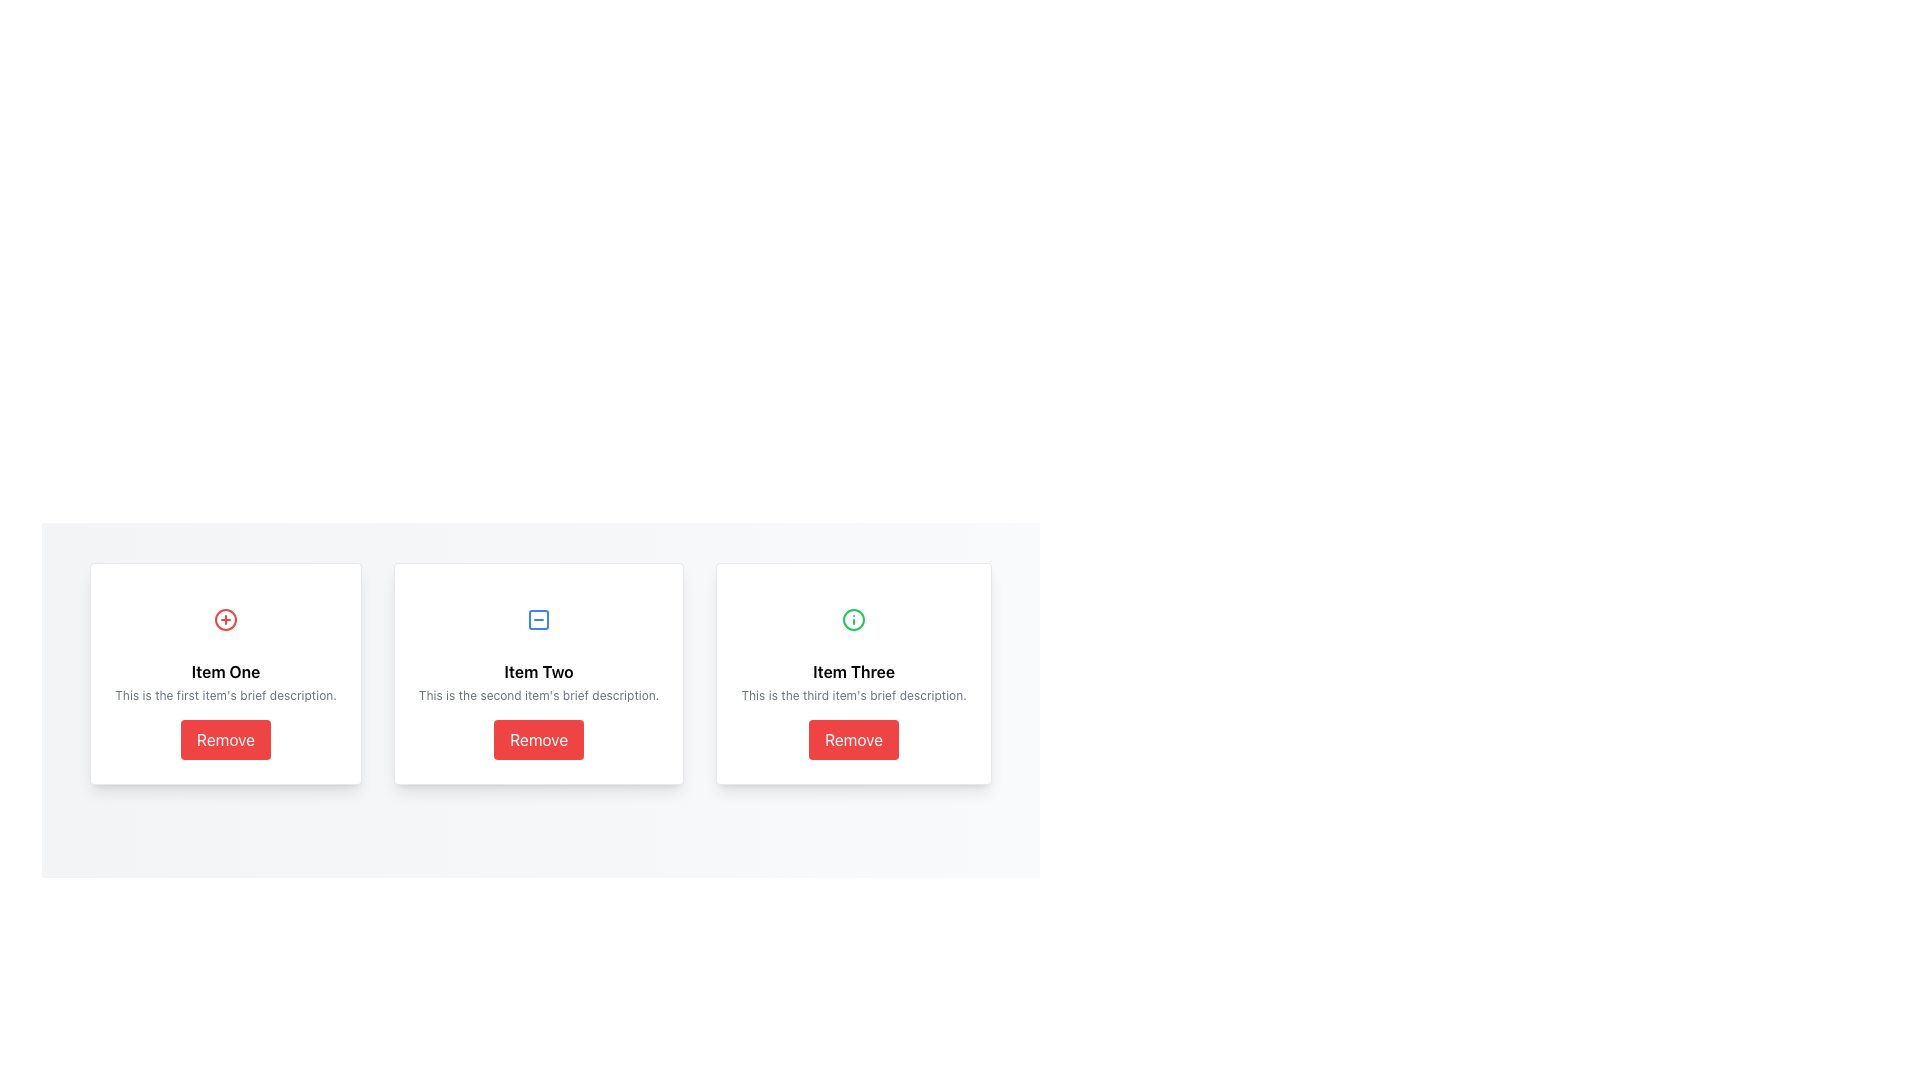 The image size is (1920, 1080). What do you see at coordinates (539, 619) in the screenshot?
I see `the blue square icon with a minus sign centered within it, located in the top section of the 'Item Two' card` at bounding box center [539, 619].